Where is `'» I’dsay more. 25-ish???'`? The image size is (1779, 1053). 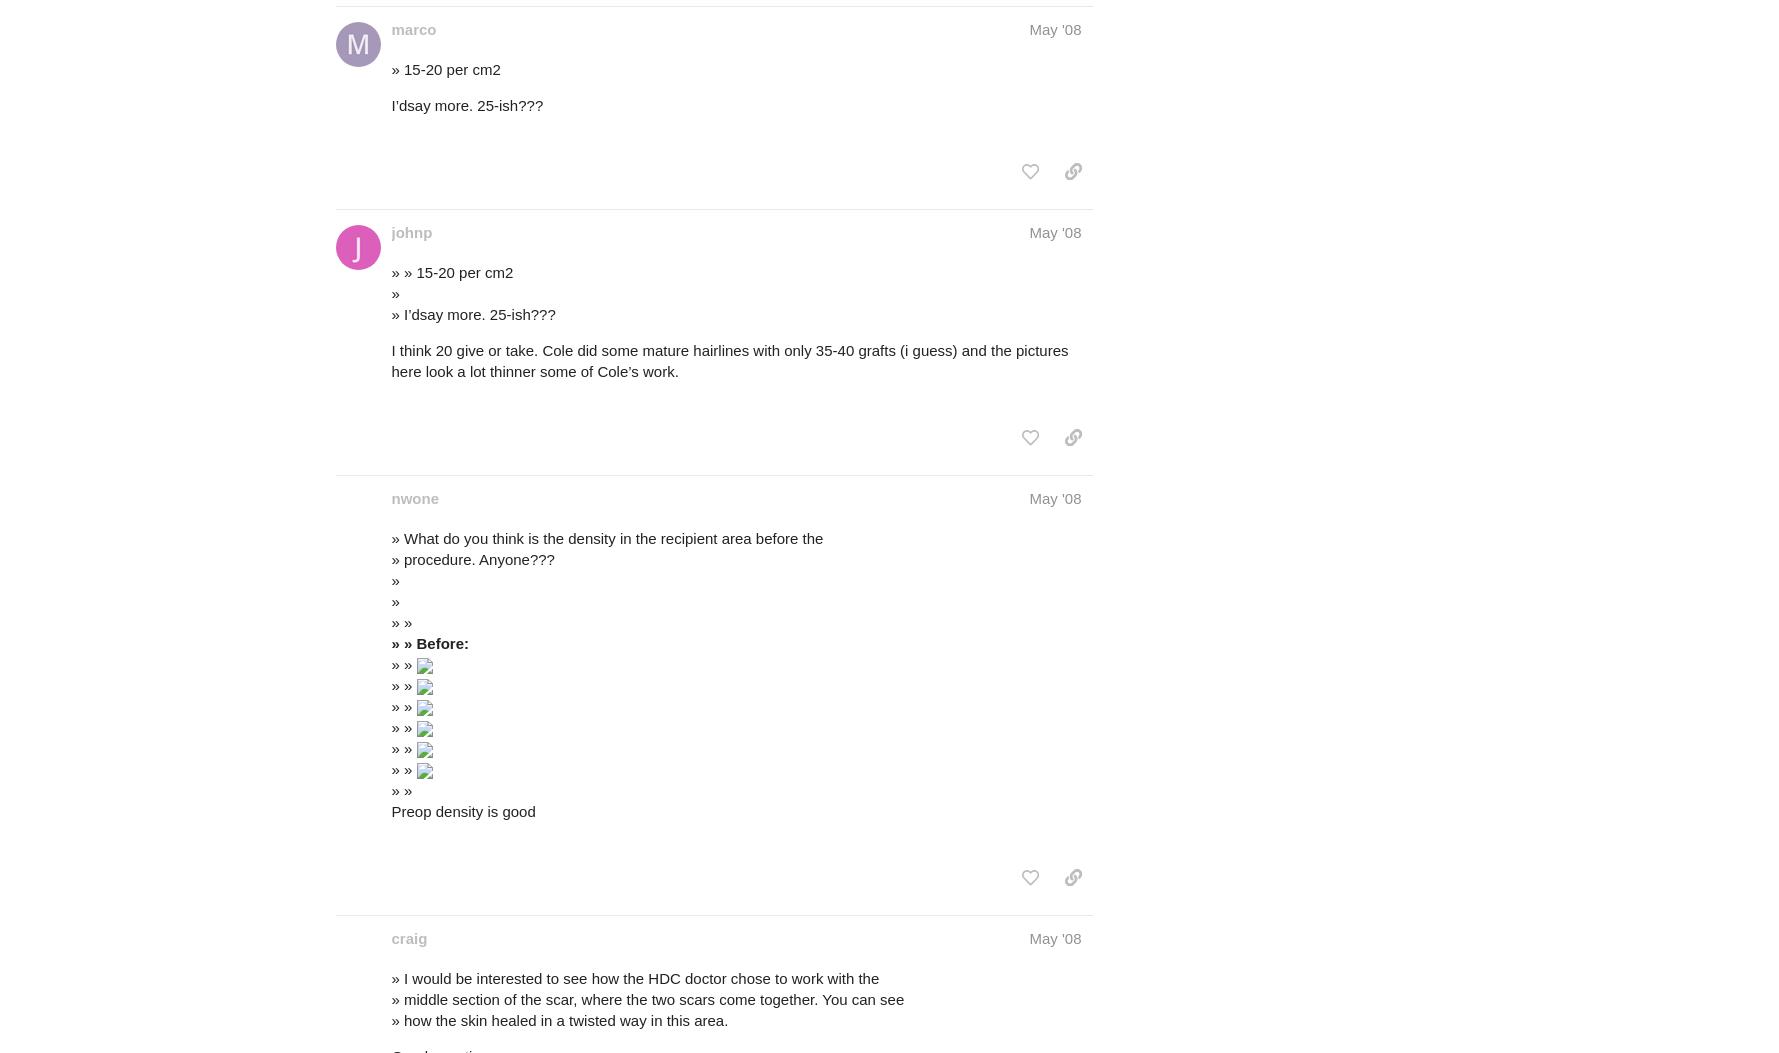 '» I’dsay more. 25-ish???' is located at coordinates (390, 313).